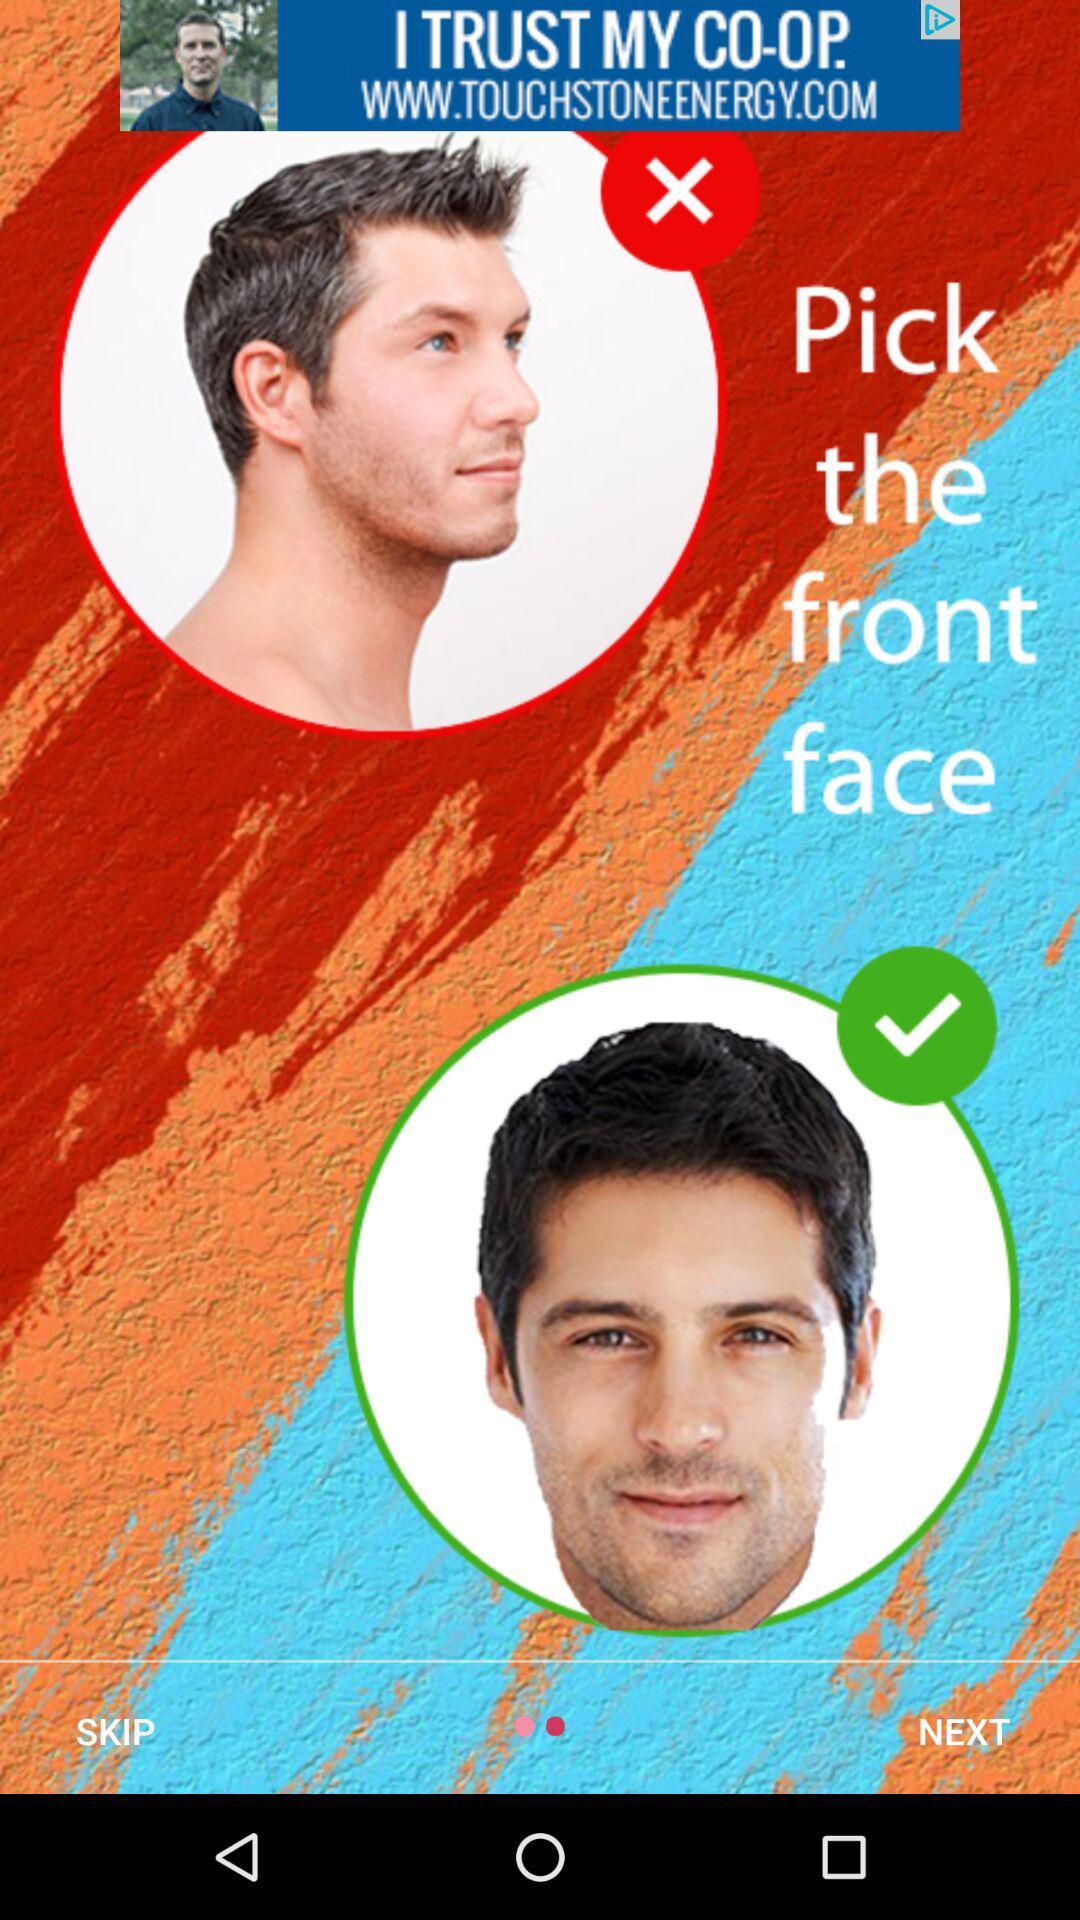 This screenshot has height=1920, width=1080. I want to click on advertisement image, so click(540, 65).